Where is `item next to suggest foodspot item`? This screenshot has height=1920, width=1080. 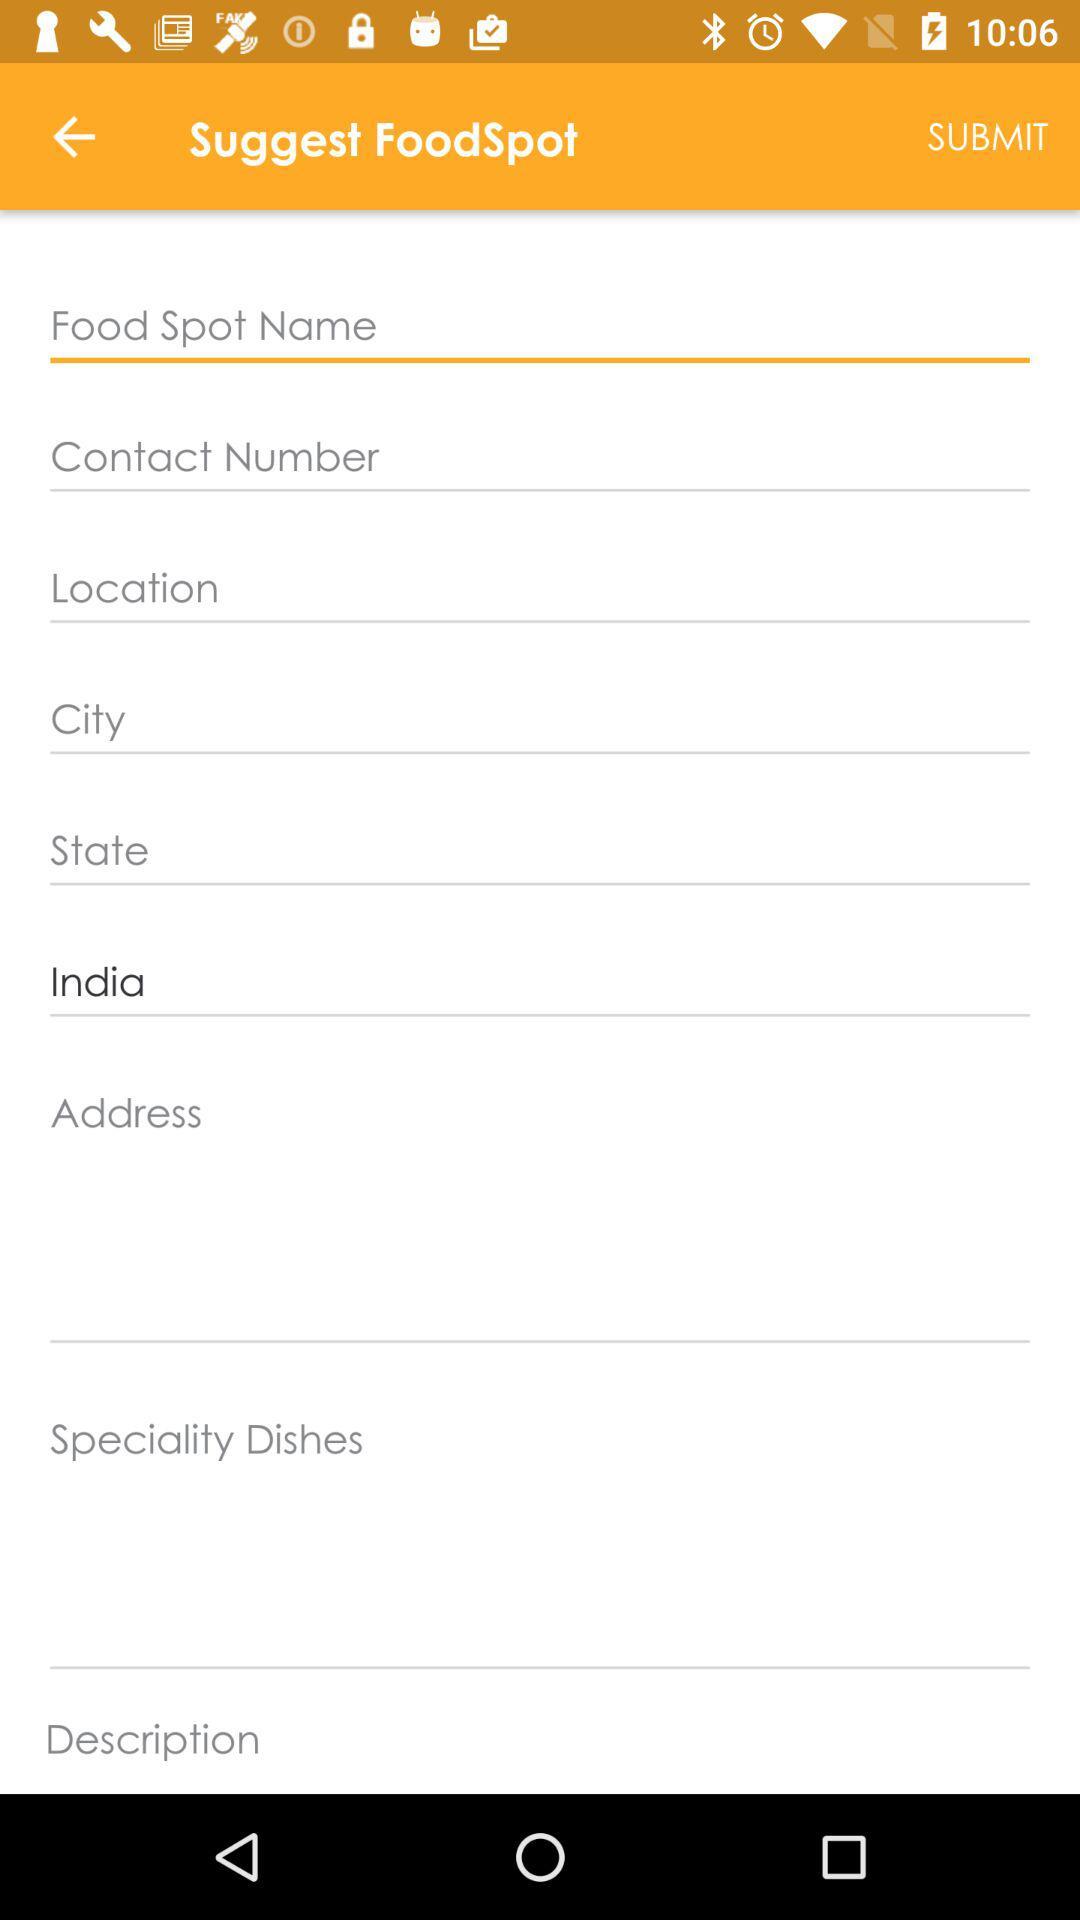 item next to suggest foodspot item is located at coordinates (987, 135).